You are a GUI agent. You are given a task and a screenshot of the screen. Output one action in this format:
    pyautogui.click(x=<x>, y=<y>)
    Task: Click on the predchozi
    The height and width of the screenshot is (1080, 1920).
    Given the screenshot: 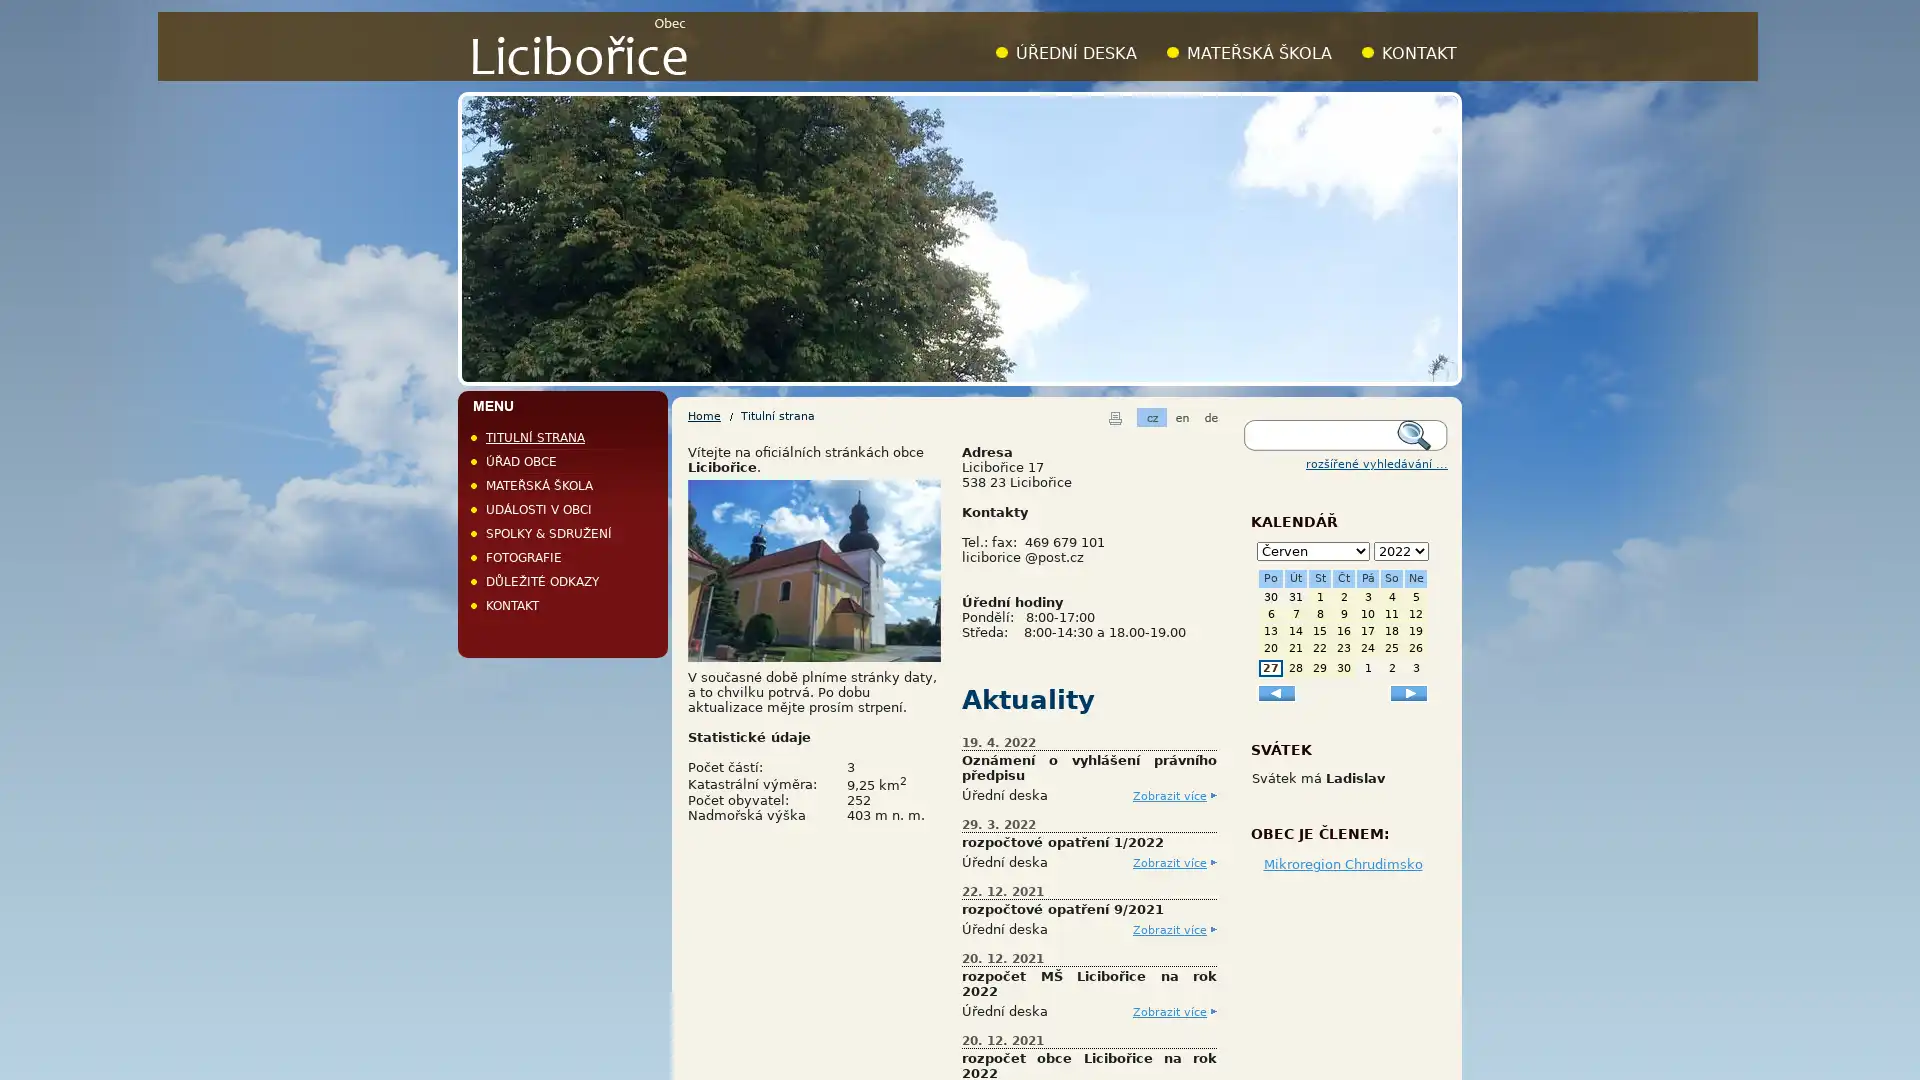 What is the action you would take?
    pyautogui.click(x=1275, y=691)
    